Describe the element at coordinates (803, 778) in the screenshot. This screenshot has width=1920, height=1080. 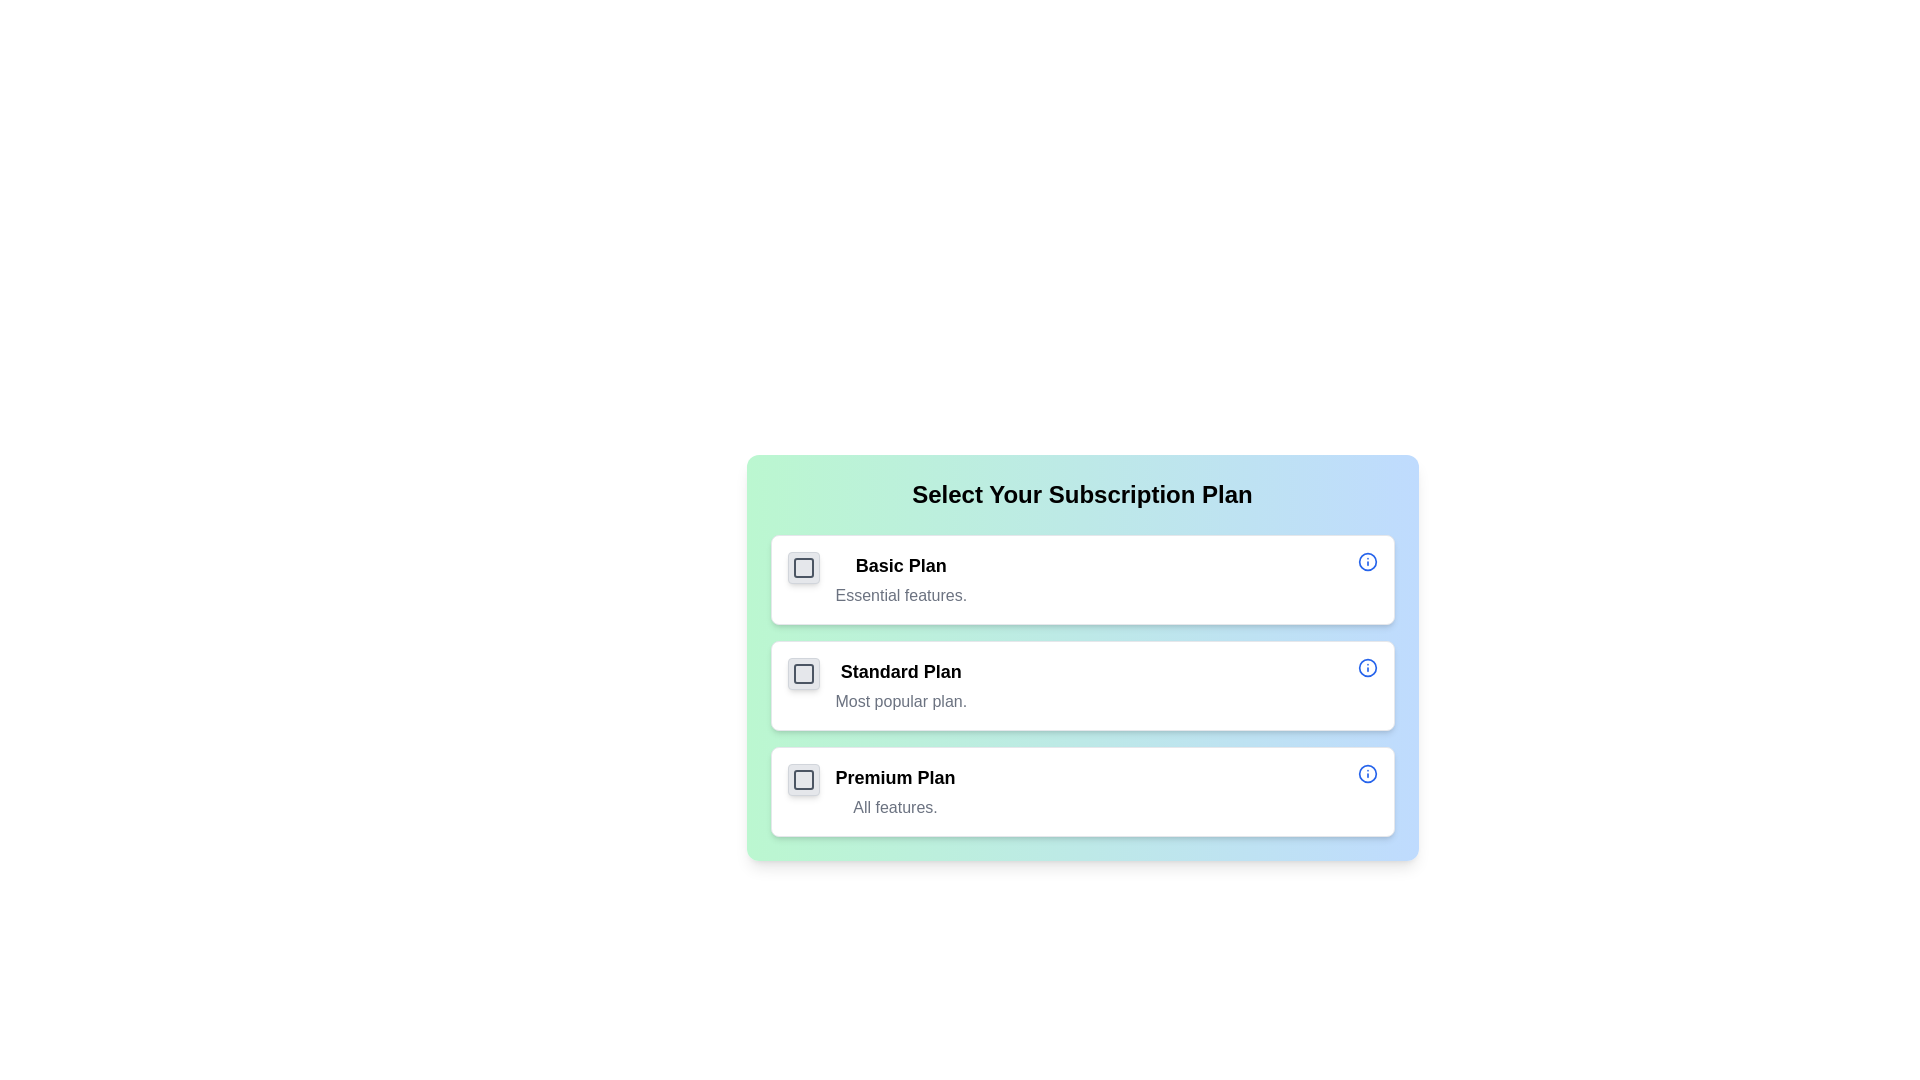
I see `the checkbox button` at that location.